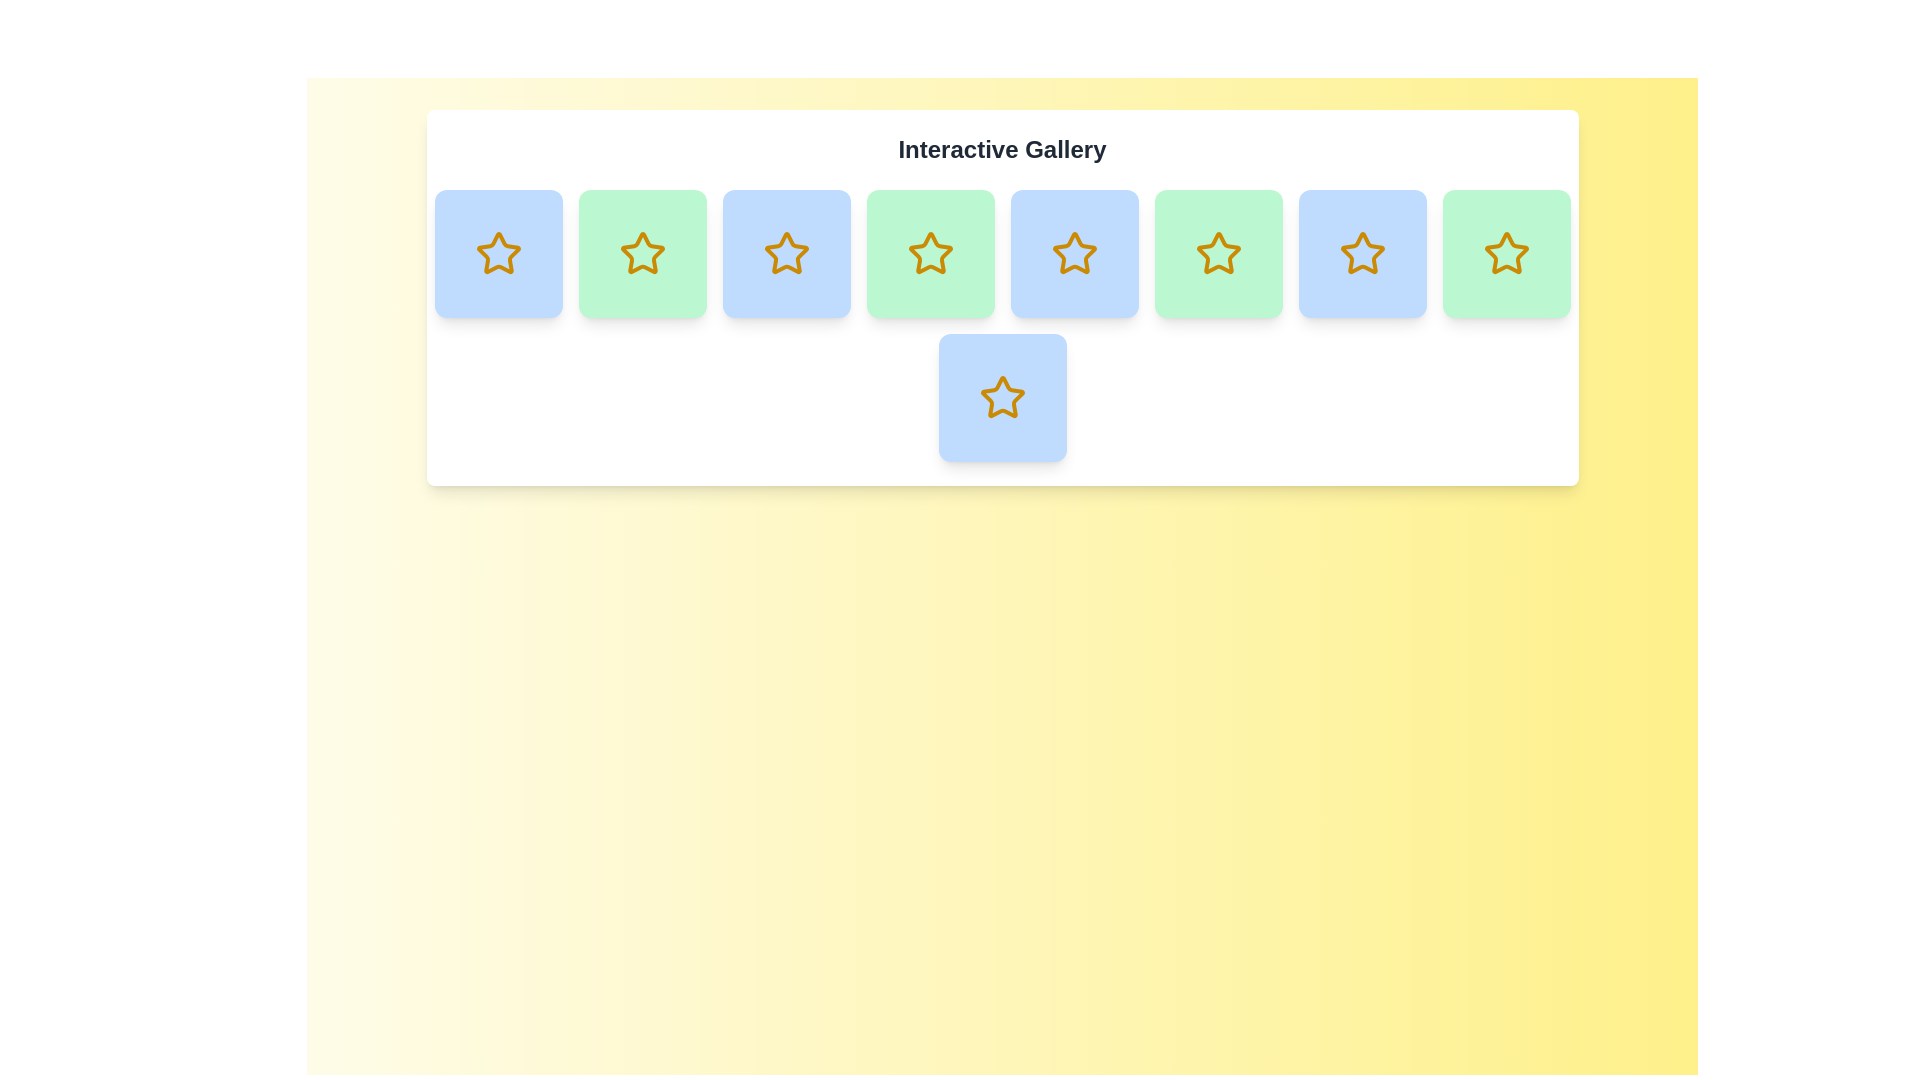  Describe the element at coordinates (1217, 253) in the screenshot. I see `the sixth button from the left in the top row of buttons, which is likely used for favoriting or highlighting` at that location.